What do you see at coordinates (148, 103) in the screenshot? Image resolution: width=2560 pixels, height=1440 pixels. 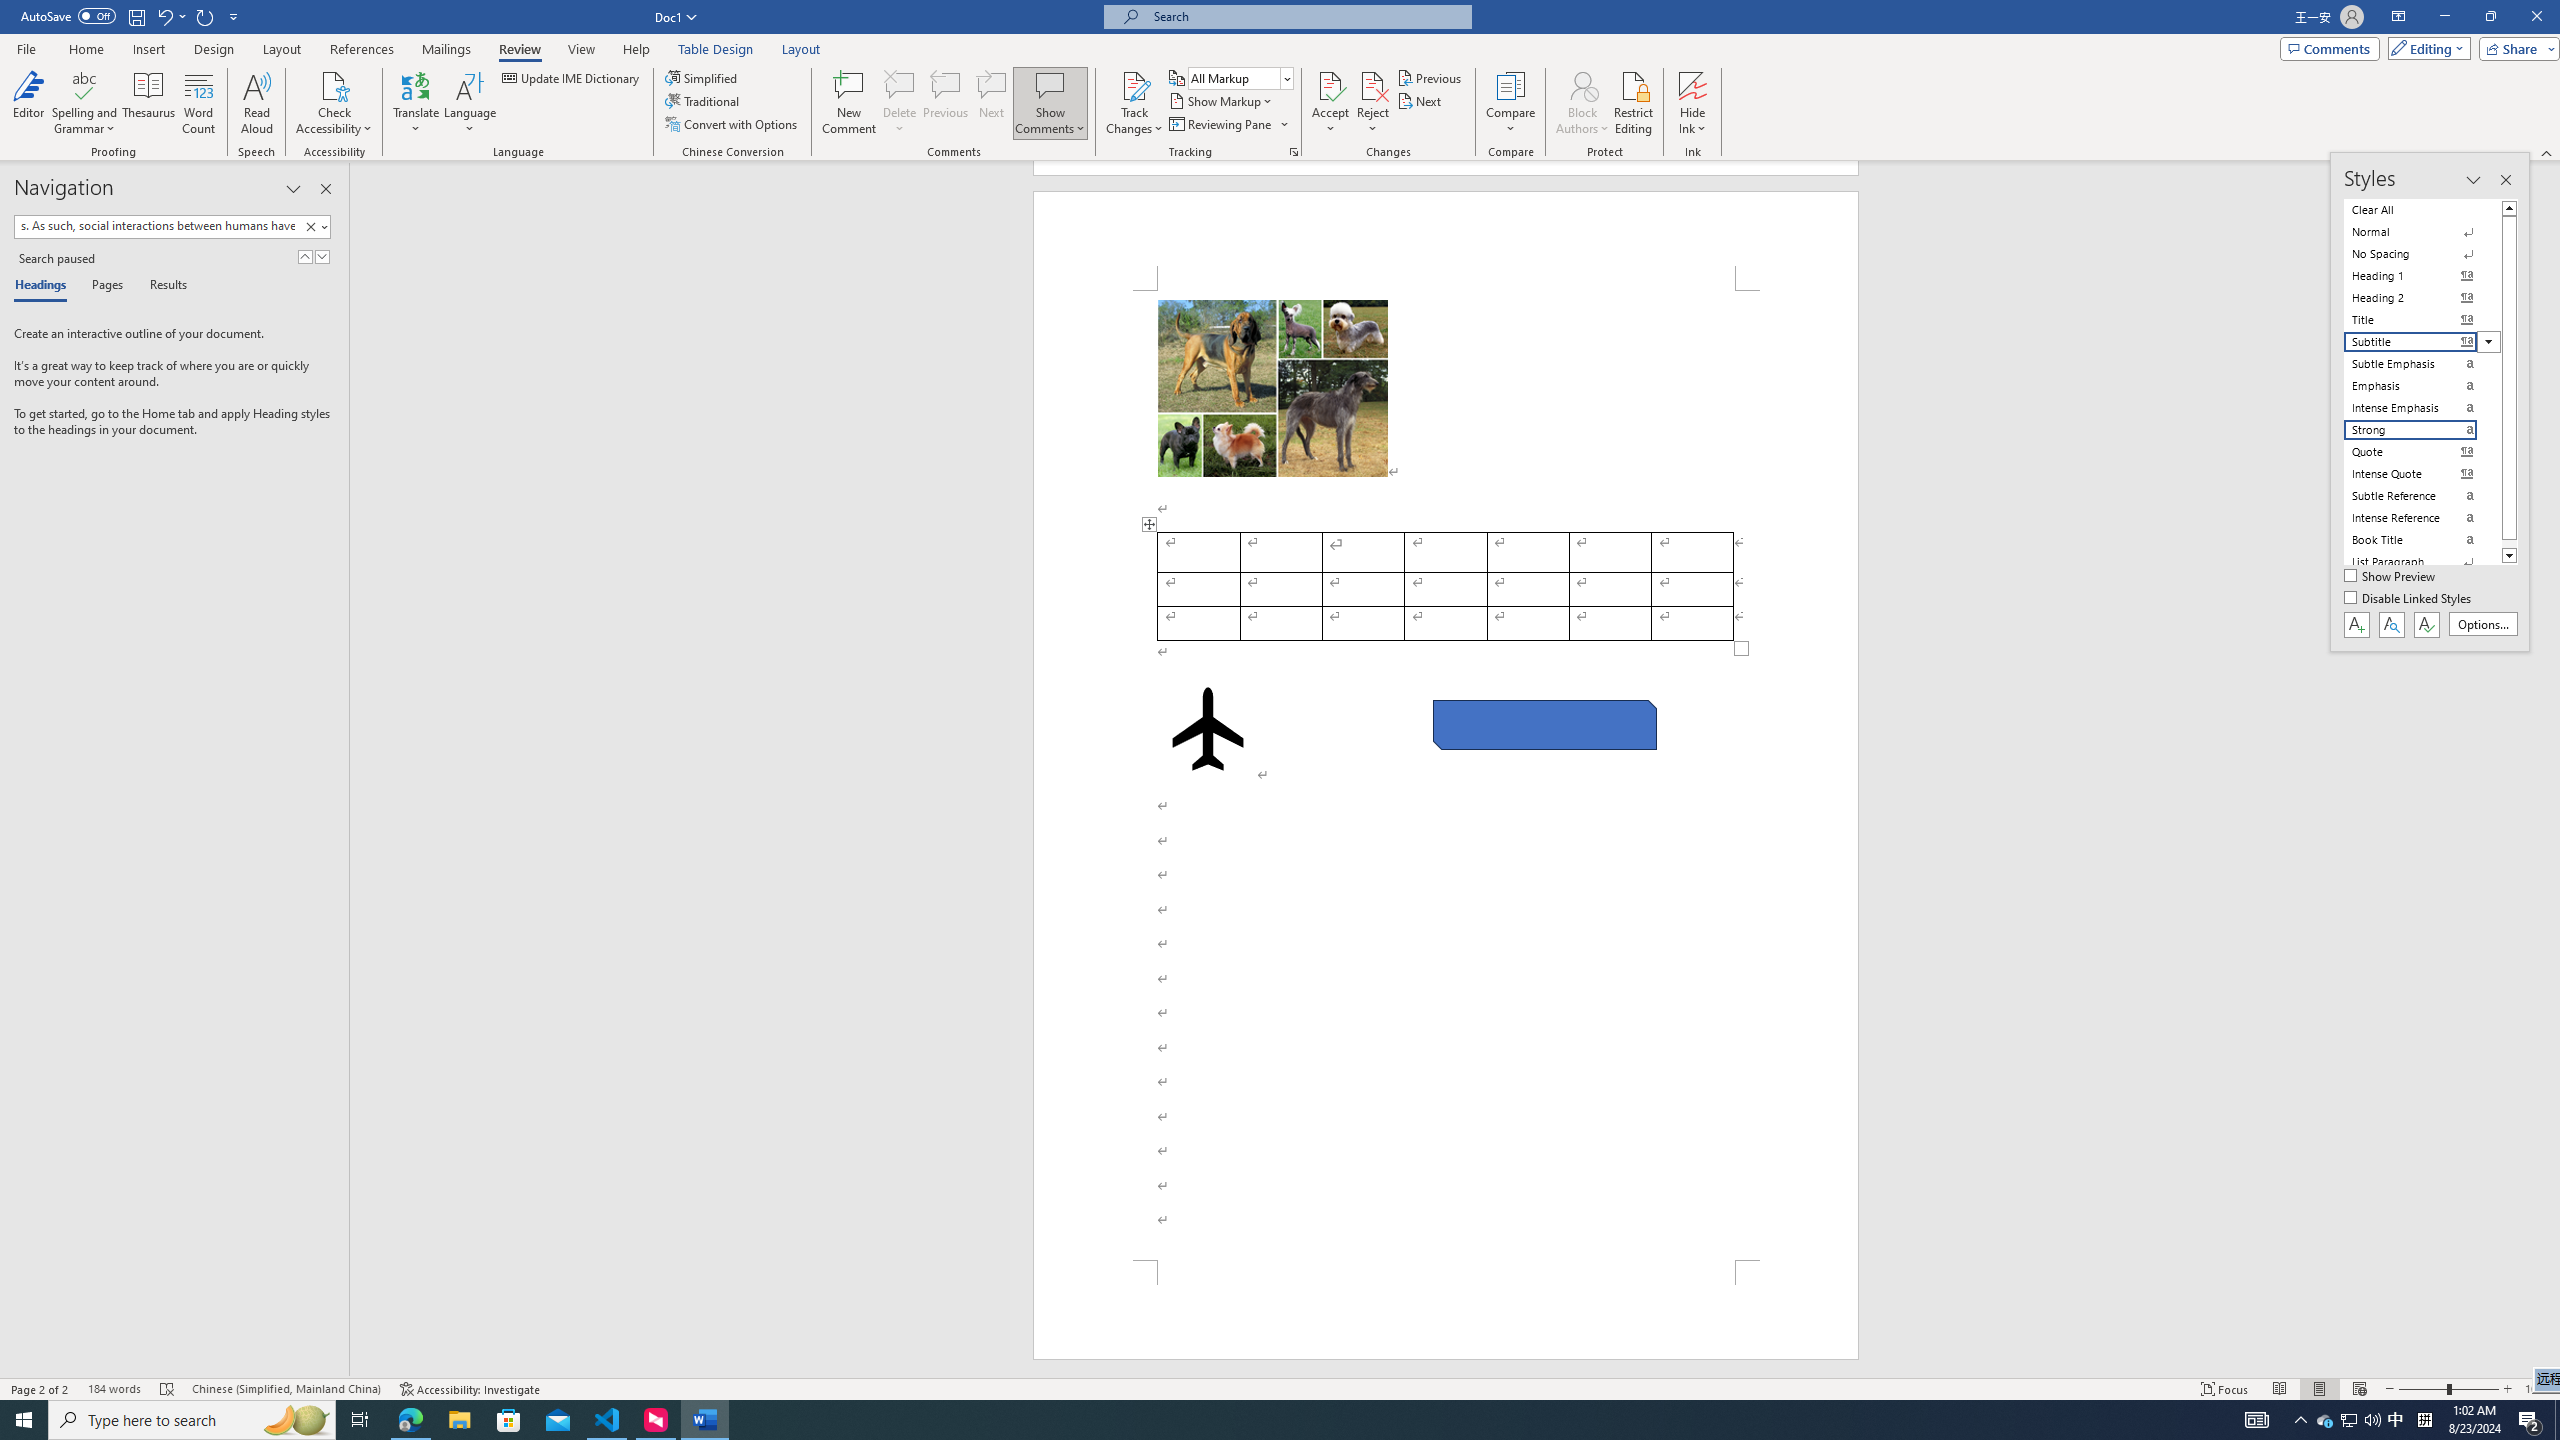 I see `'Thesaurus...'` at bounding box center [148, 103].